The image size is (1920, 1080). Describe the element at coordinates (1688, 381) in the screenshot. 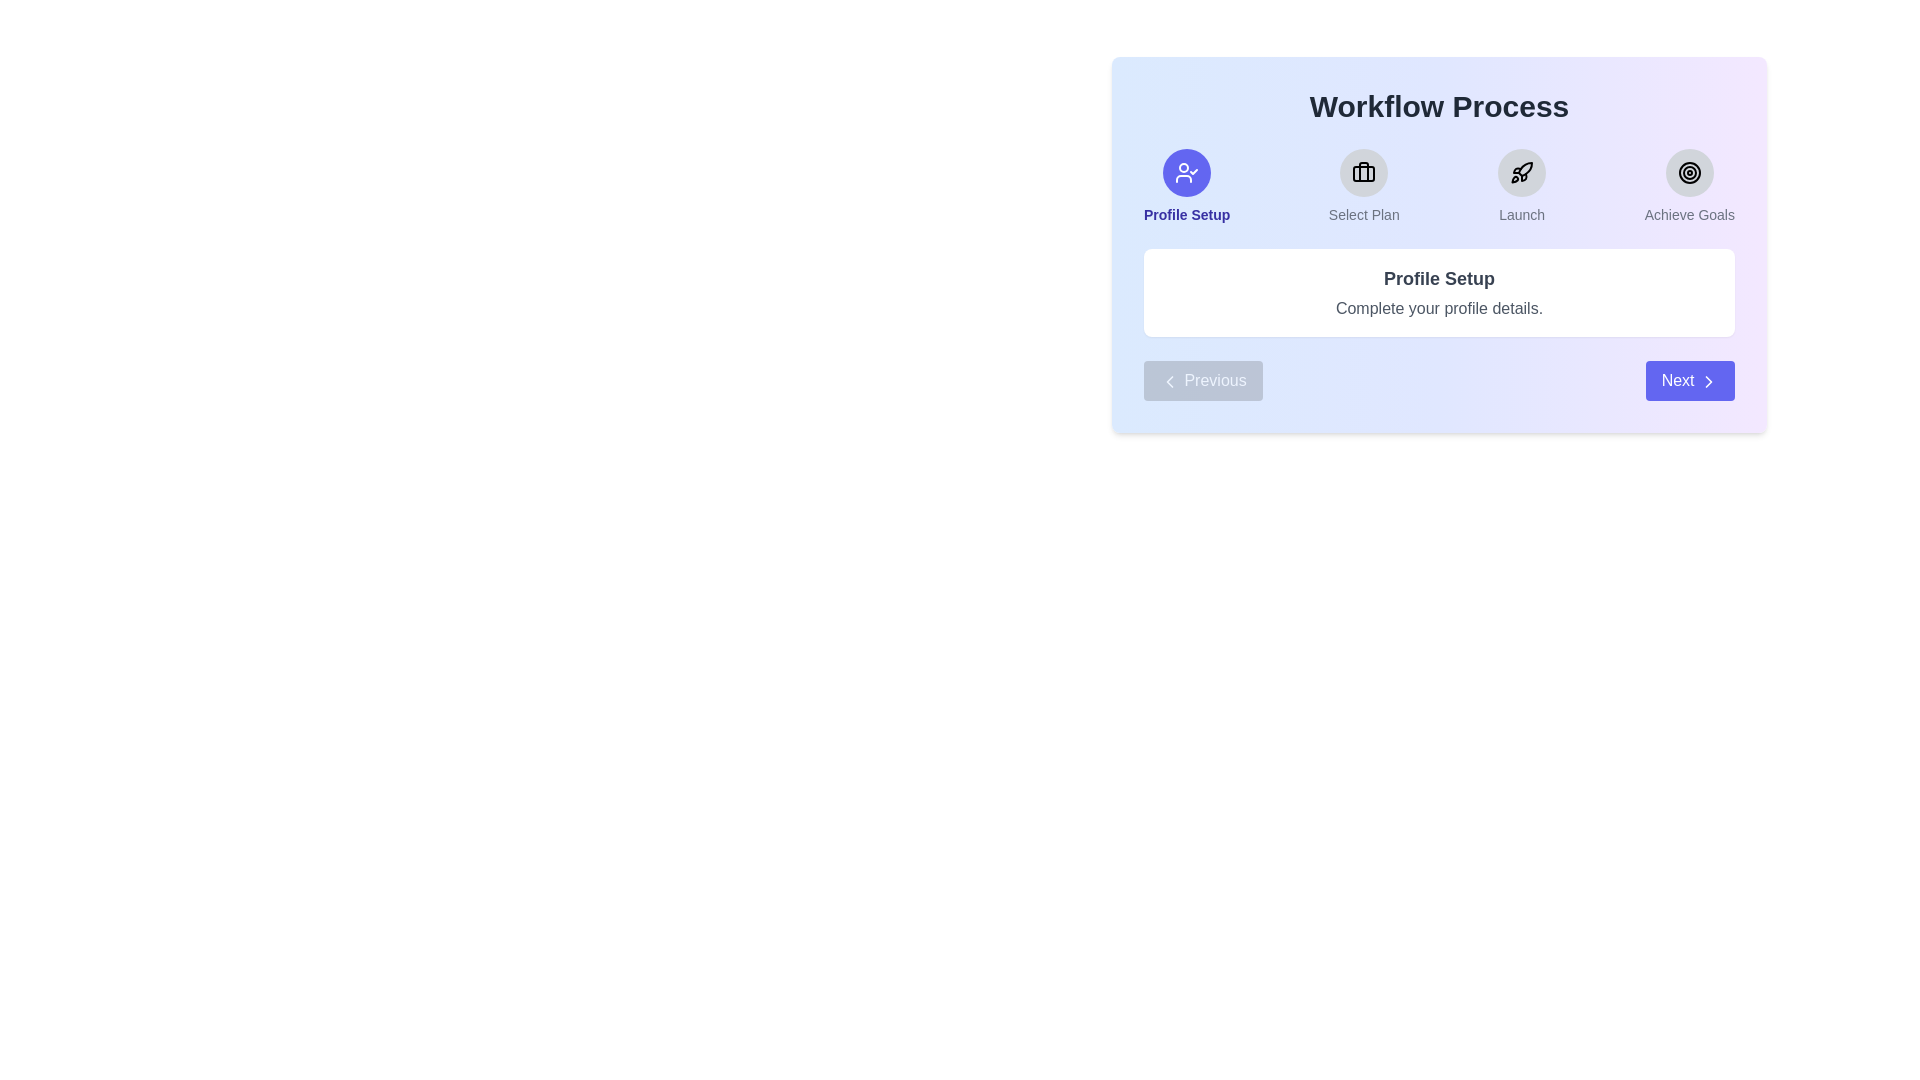

I see `the 'Next' button to navigate to the next step in the workflow` at that location.